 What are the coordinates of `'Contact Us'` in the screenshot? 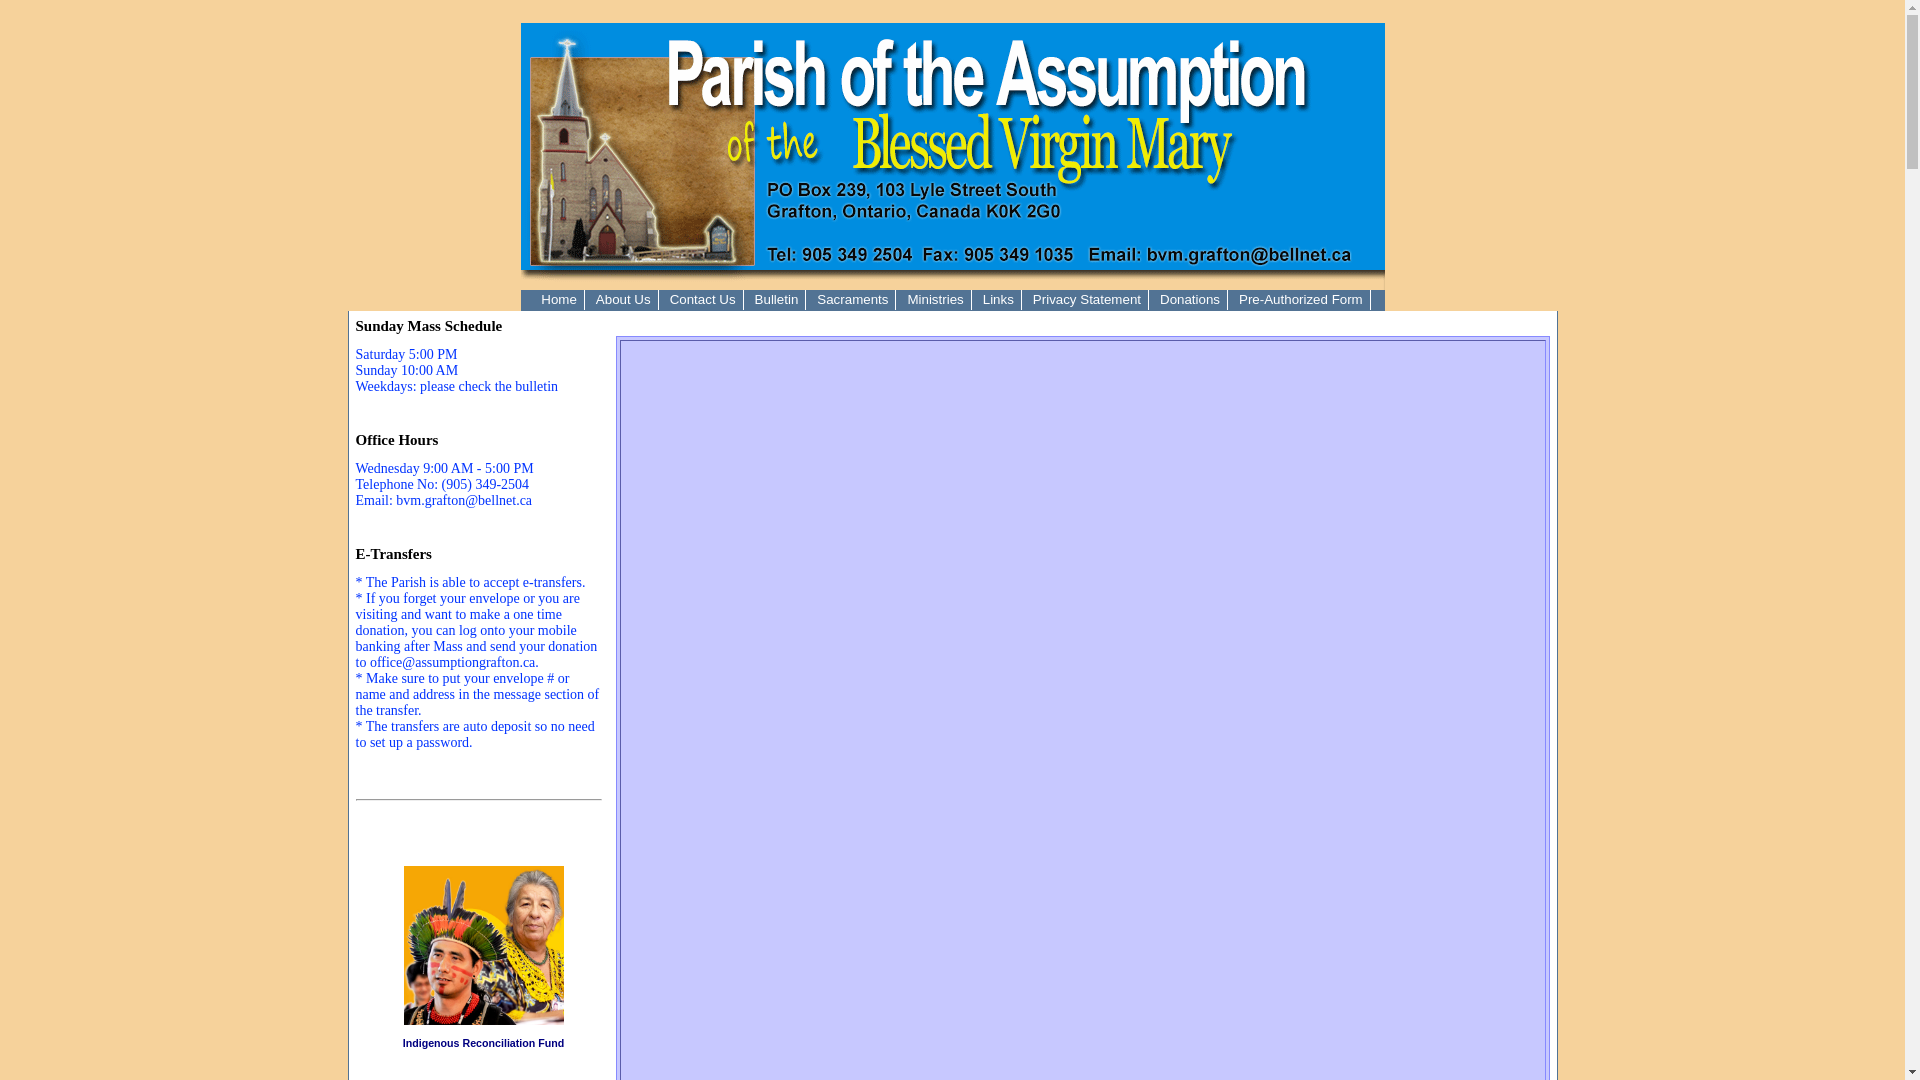 It's located at (703, 299).